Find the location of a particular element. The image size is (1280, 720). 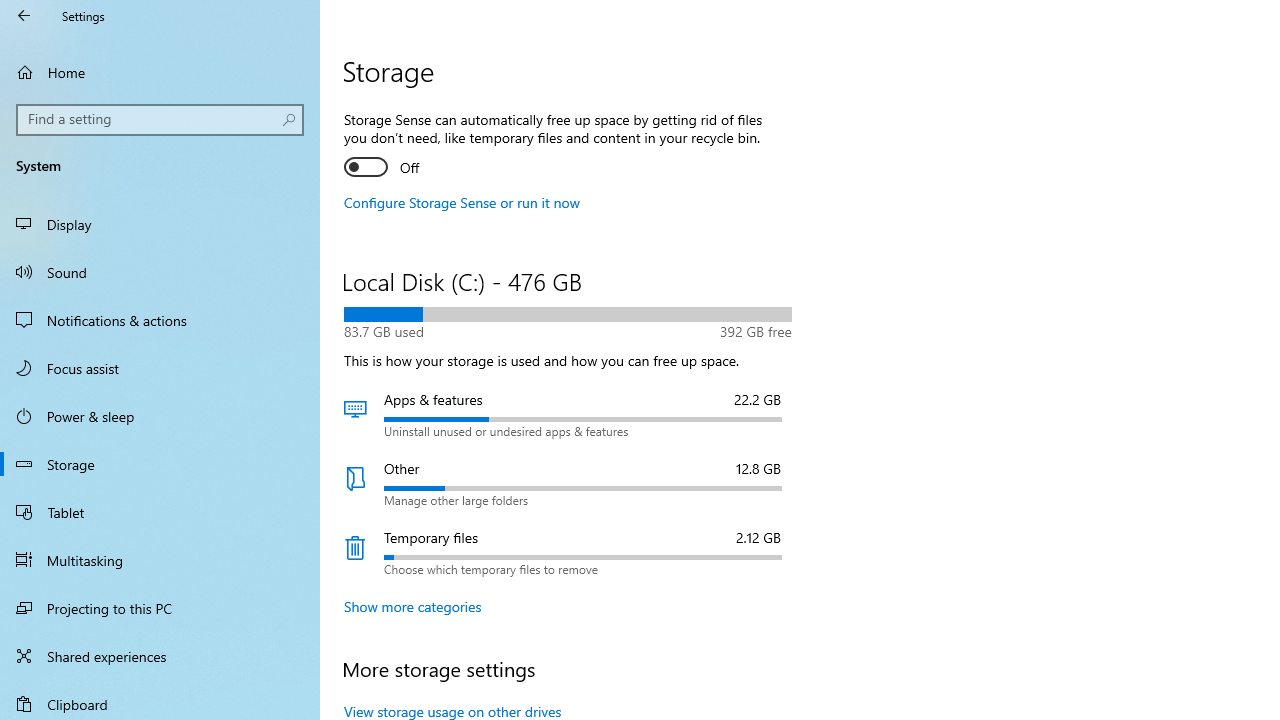

'Search box, Find a setting' is located at coordinates (160, 119).